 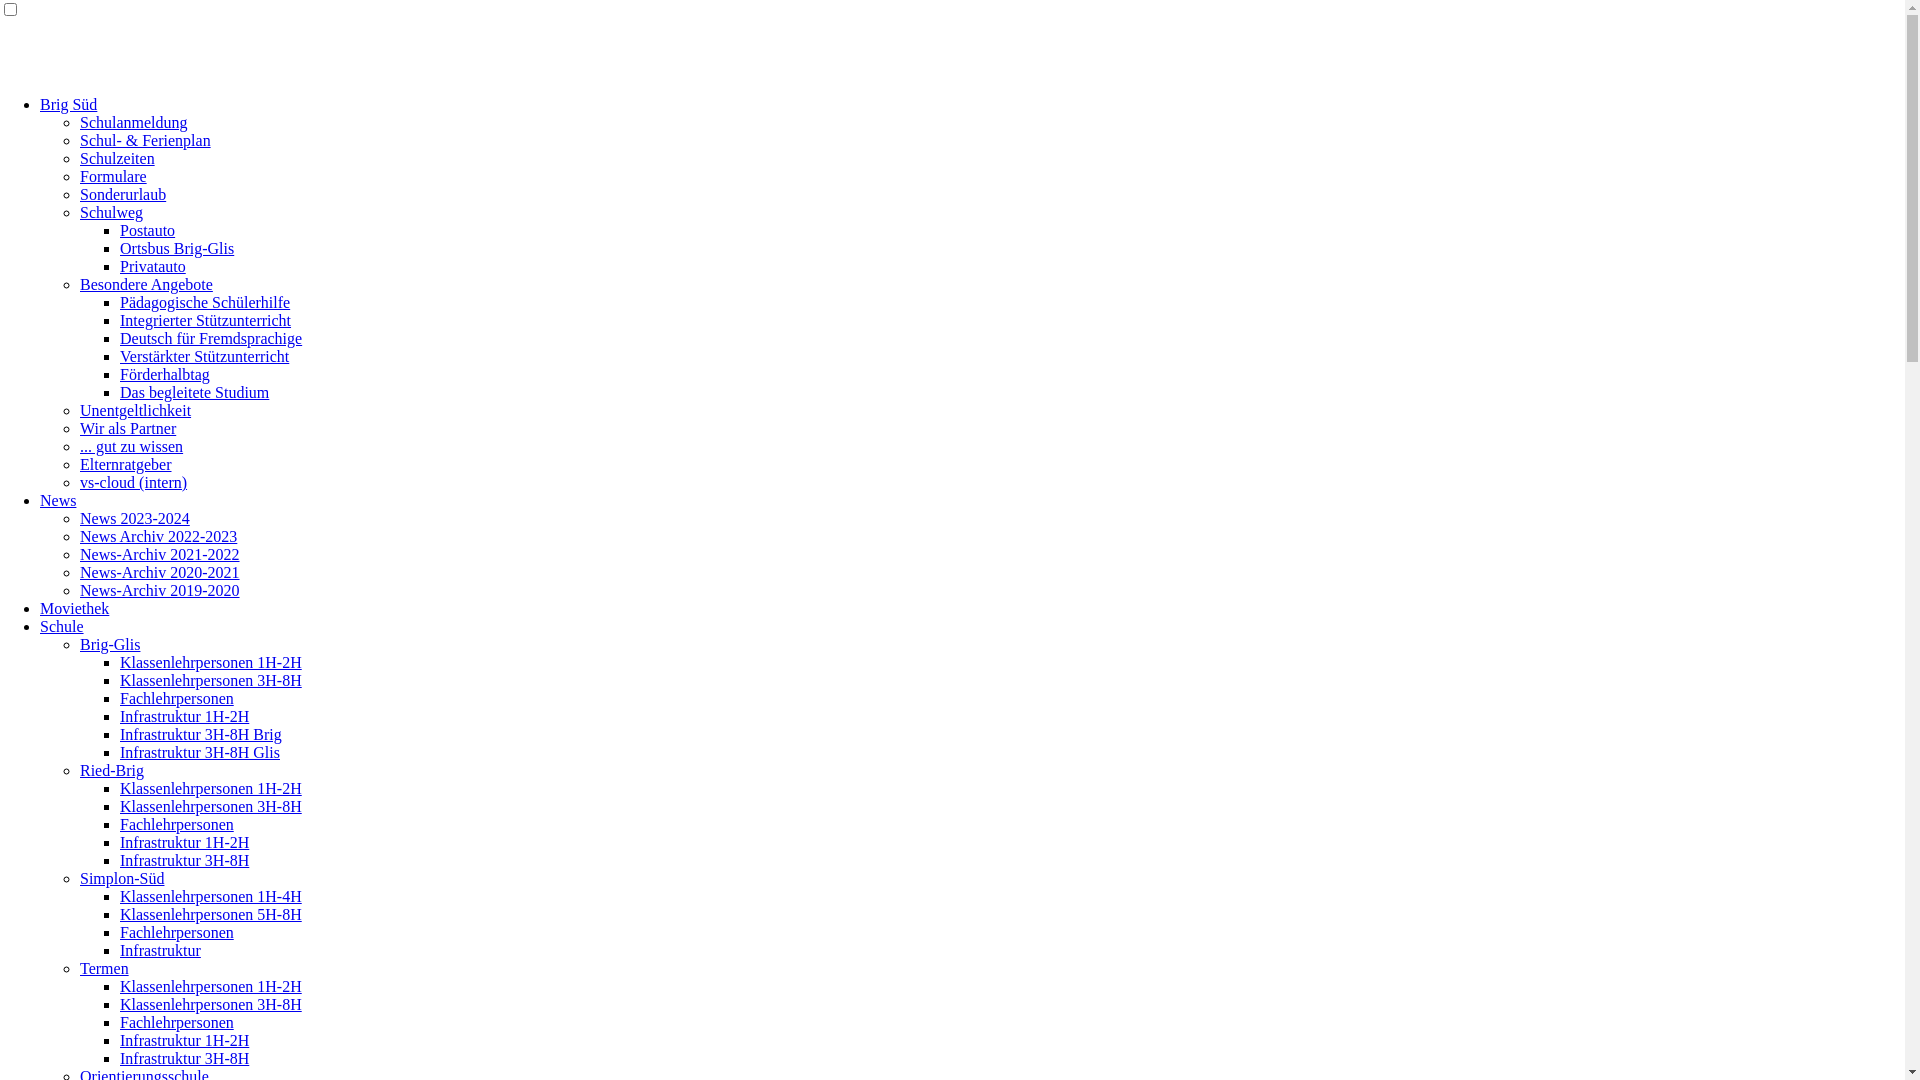 What do you see at coordinates (39, 625) in the screenshot?
I see `'Schule'` at bounding box center [39, 625].